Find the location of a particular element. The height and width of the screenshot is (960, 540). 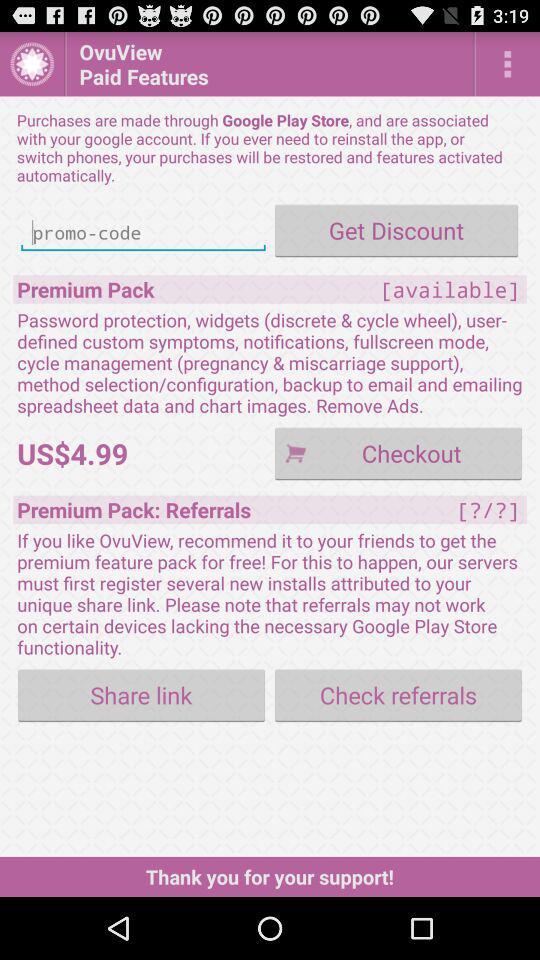

icon next to the us$4.99 app is located at coordinates (398, 453).